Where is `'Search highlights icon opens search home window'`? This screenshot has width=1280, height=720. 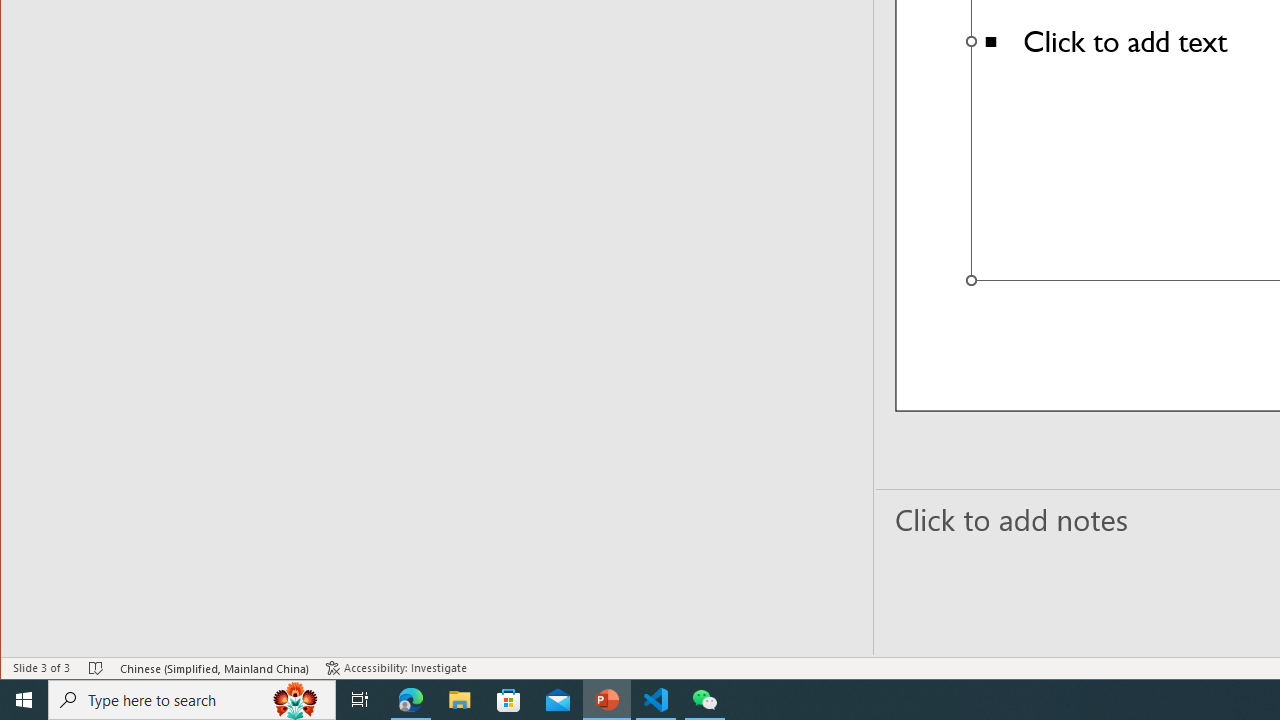 'Search highlights icon opens search home window' is located at coordinates (294, 698).